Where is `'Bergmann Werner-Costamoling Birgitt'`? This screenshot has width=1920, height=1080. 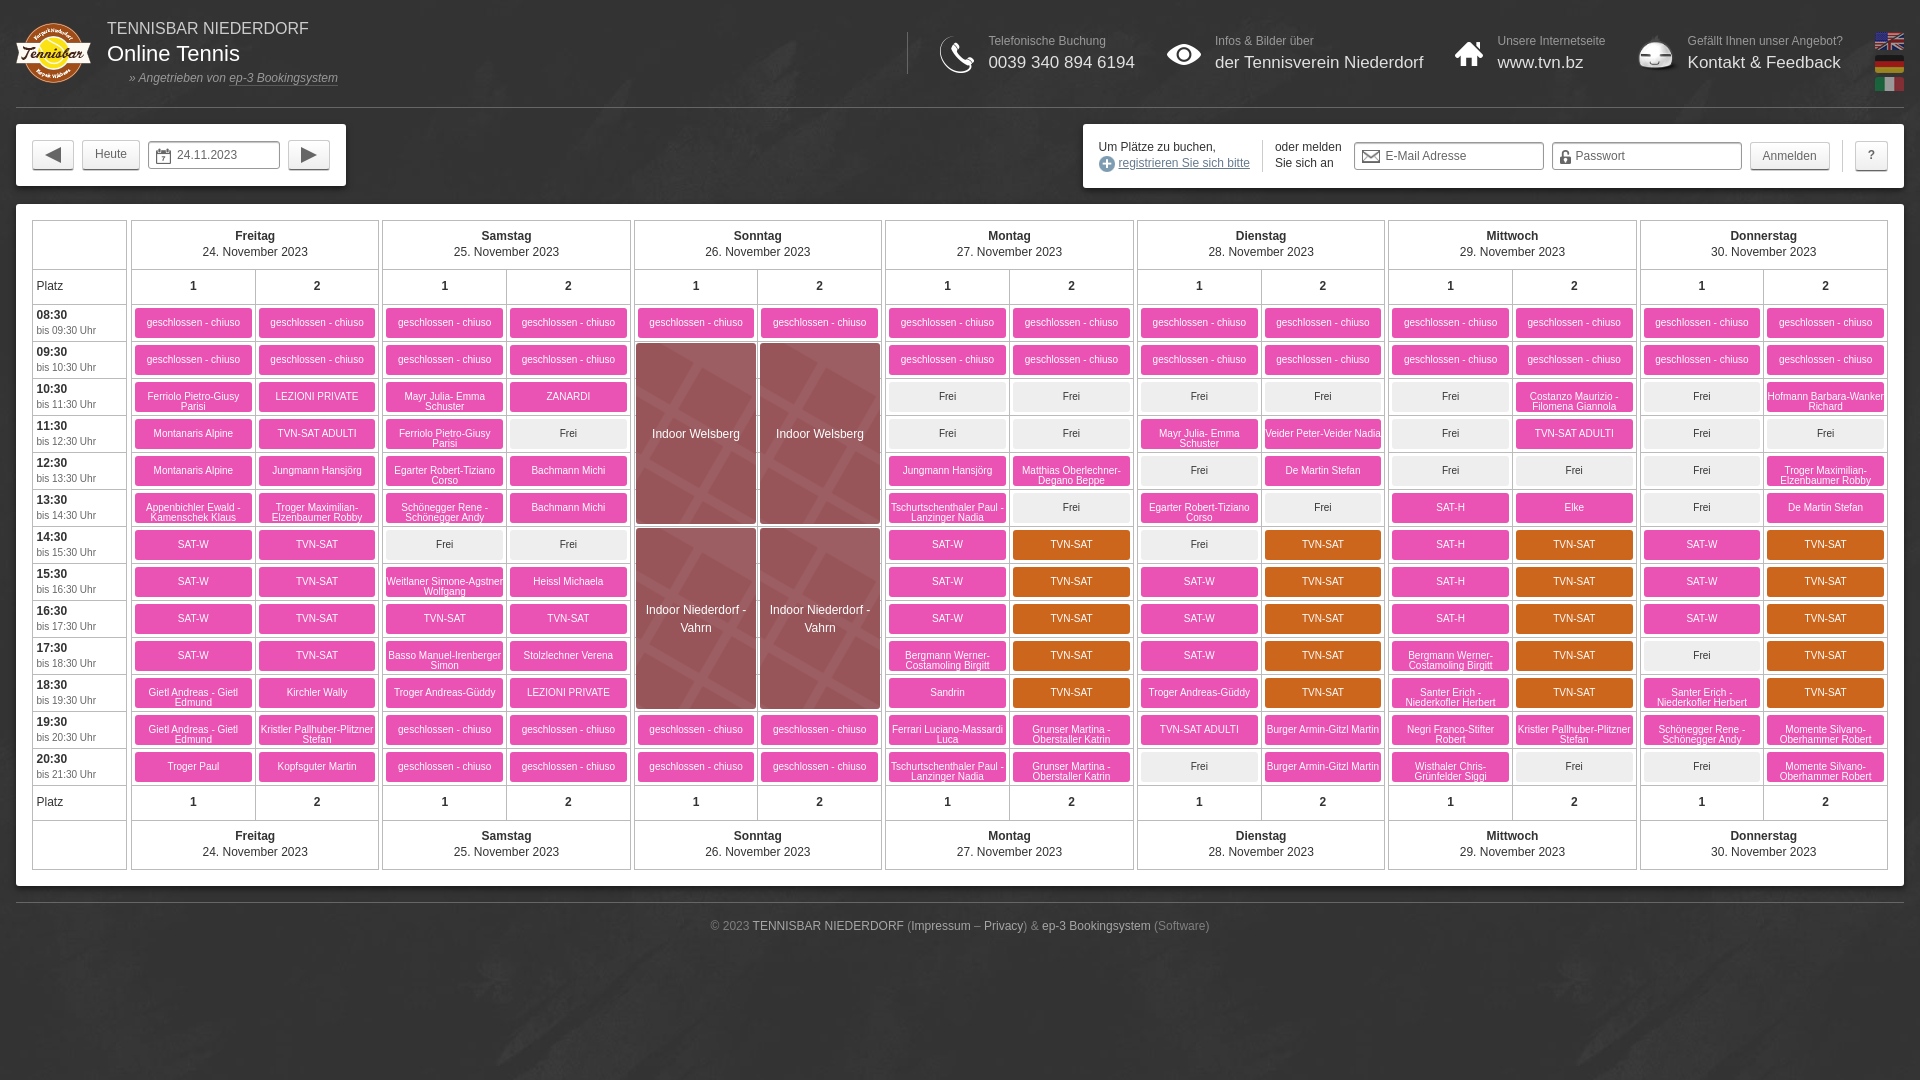 'Bergmann Werner-Costamoling Birgitt' is located at coordinates (1450, 655).